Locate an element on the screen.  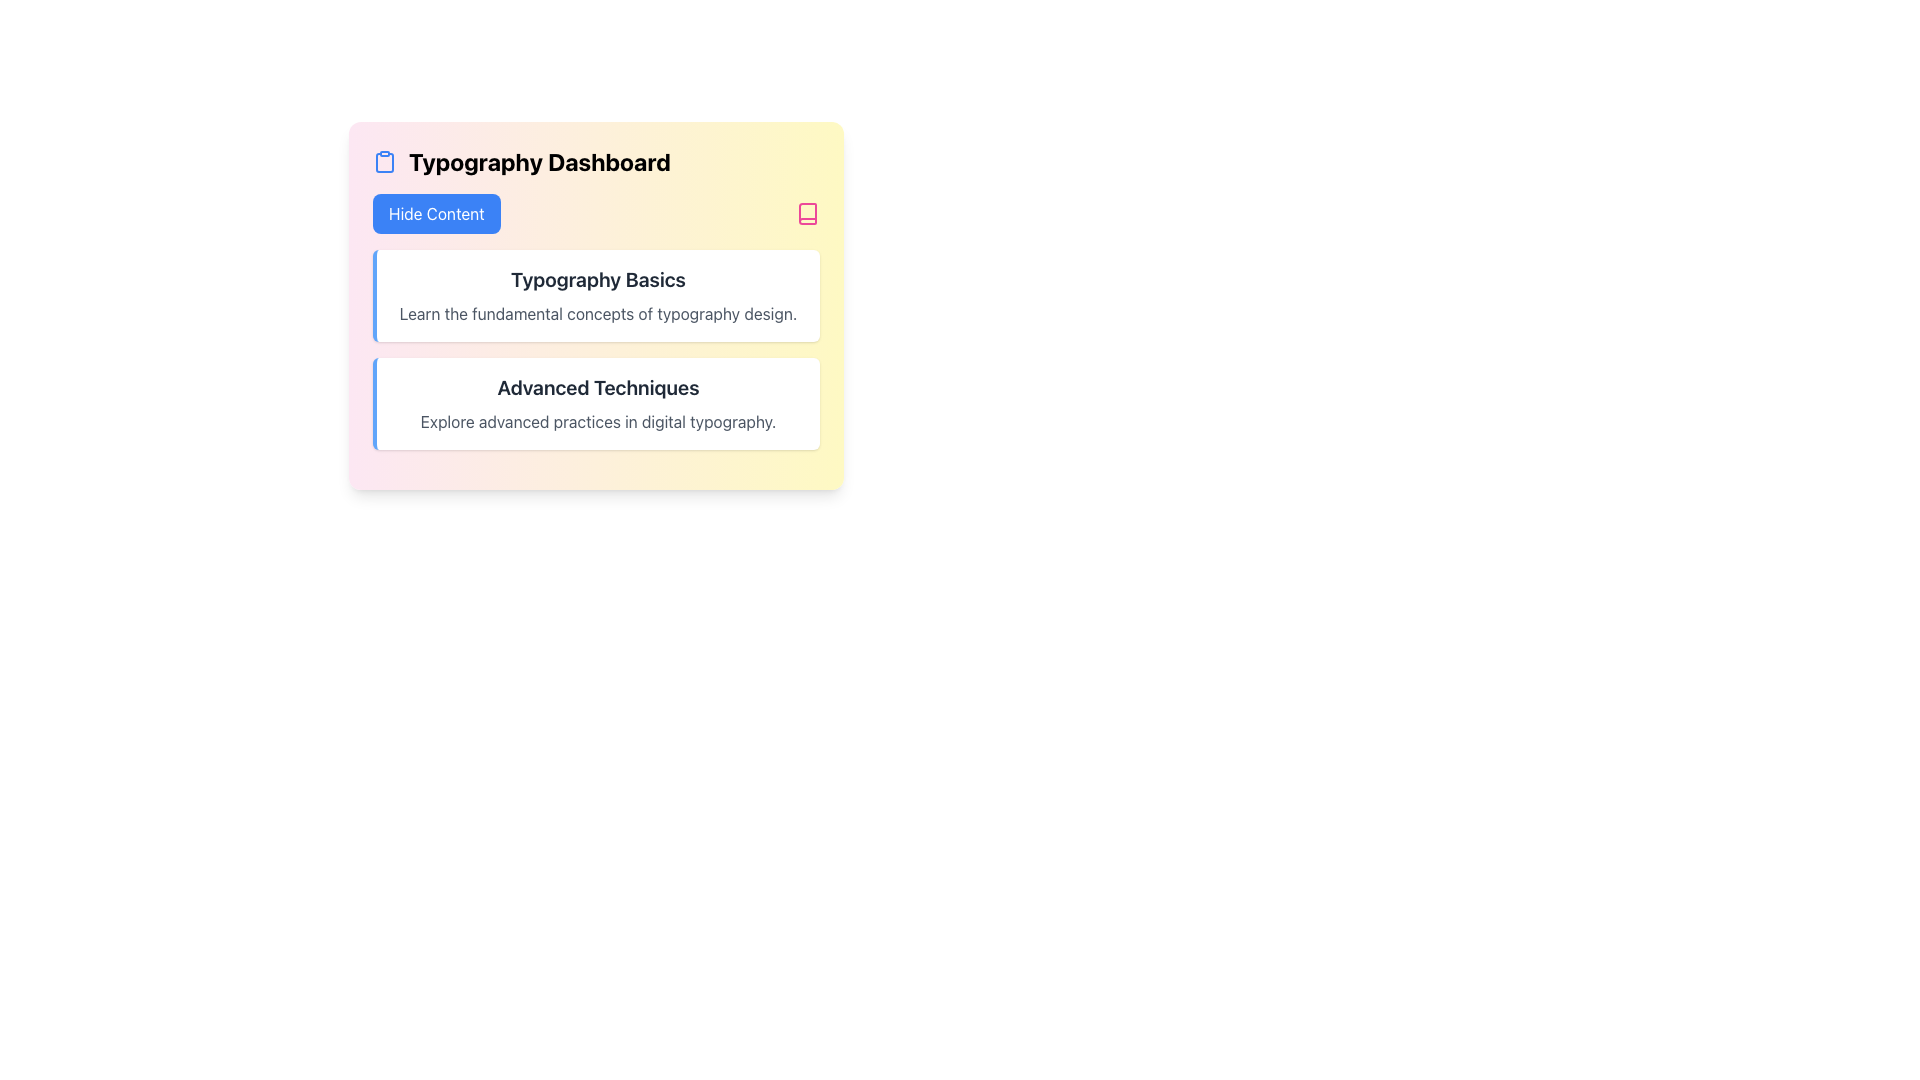
the Informative Section titled 'Typography Basics', which is located between the 'Hide Content' button and the 'Advanced Techniques' section on the Typography Dashboard is located at coordinates (595, 320).